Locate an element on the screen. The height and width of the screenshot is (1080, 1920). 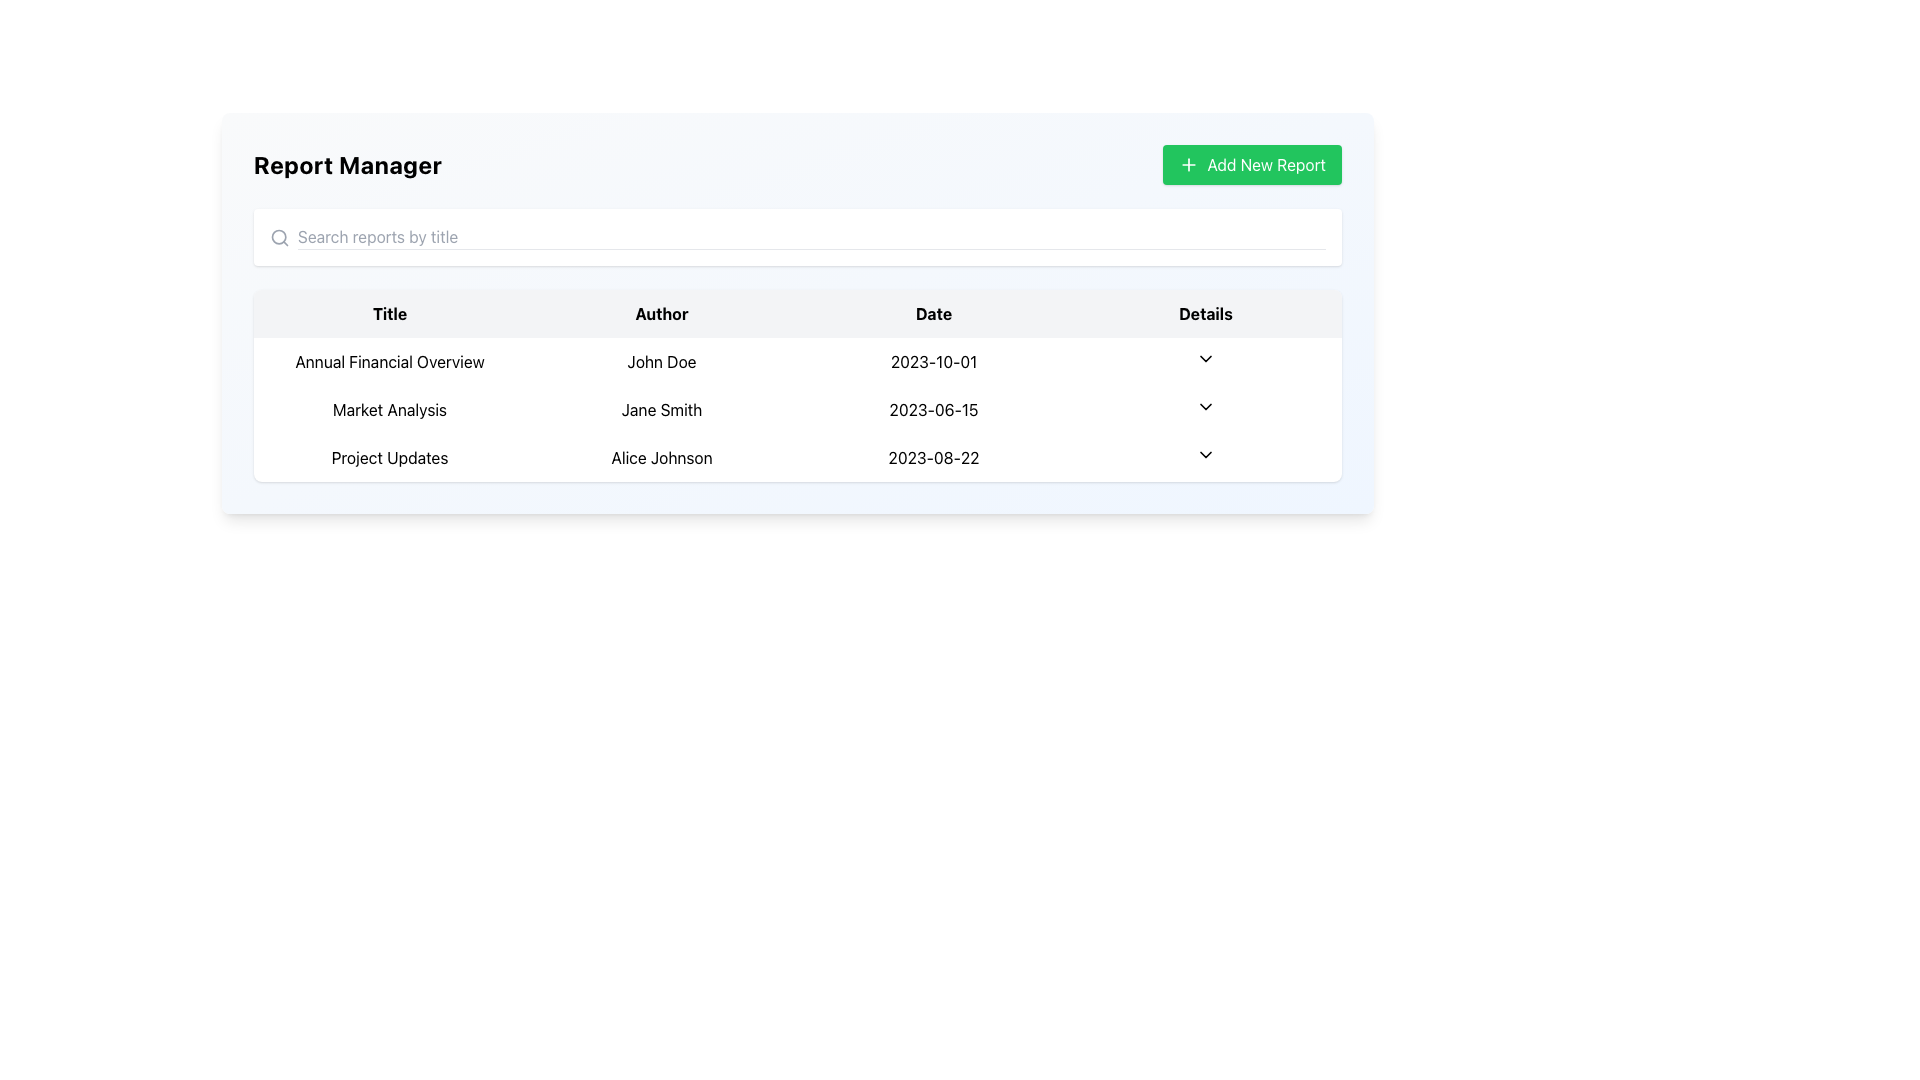
the third row of the 'Project Updates' table, which contains 'Alice Johnson' as the author and '2023-08-22' as the date is located at coordinates (796, 458).